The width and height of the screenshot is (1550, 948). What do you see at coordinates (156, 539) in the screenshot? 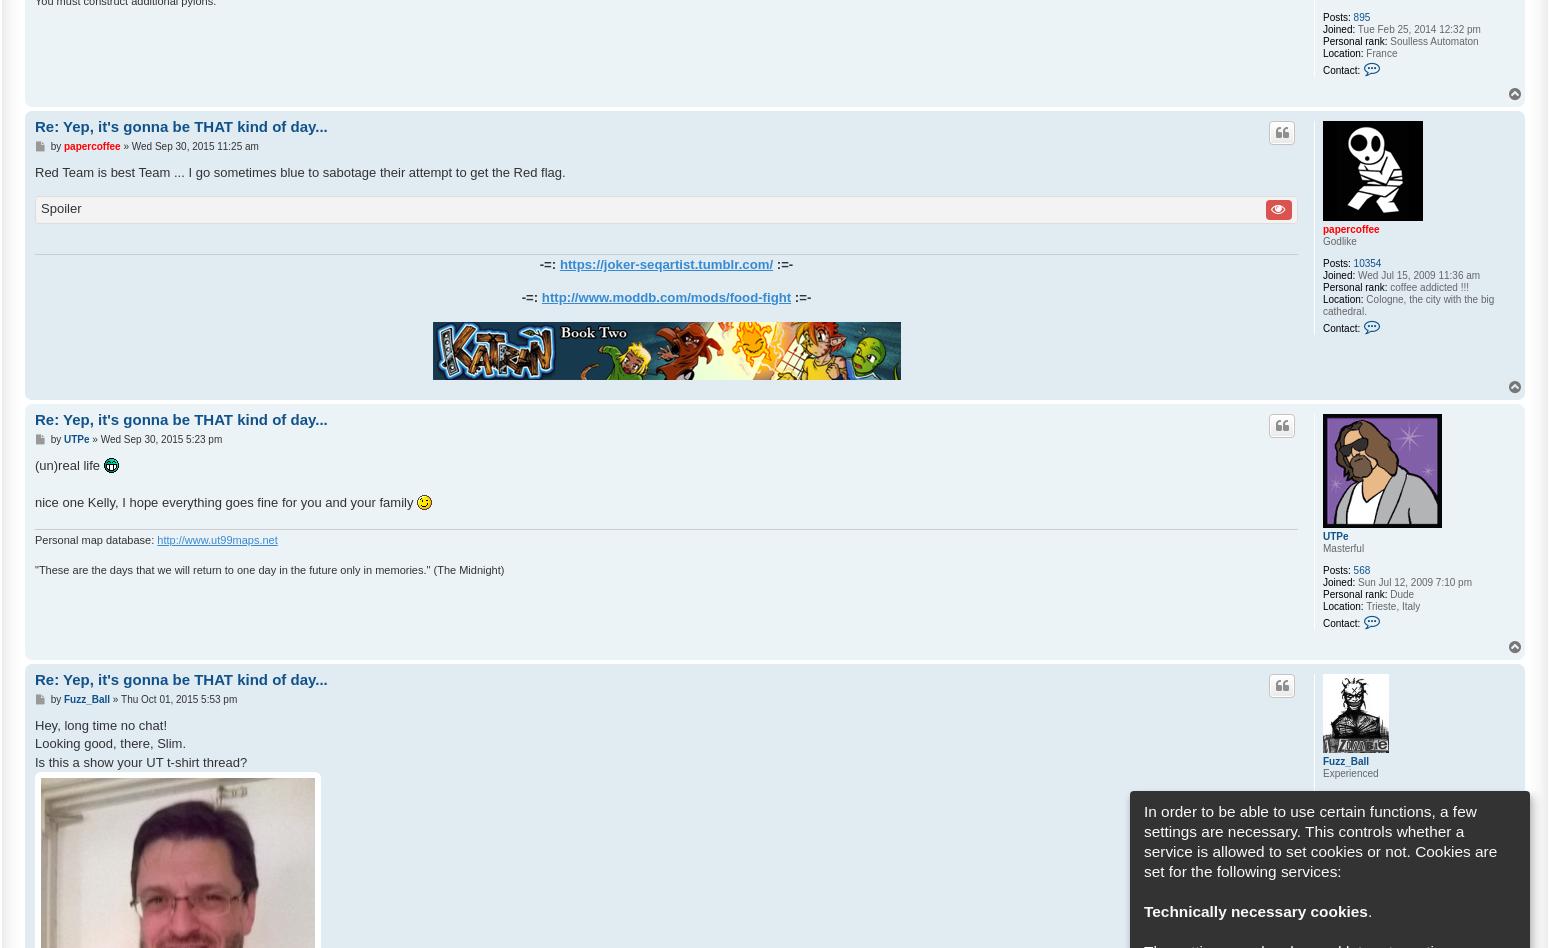
I see `'http://www.ut99maps.net'` at bounding box center [156, 539].